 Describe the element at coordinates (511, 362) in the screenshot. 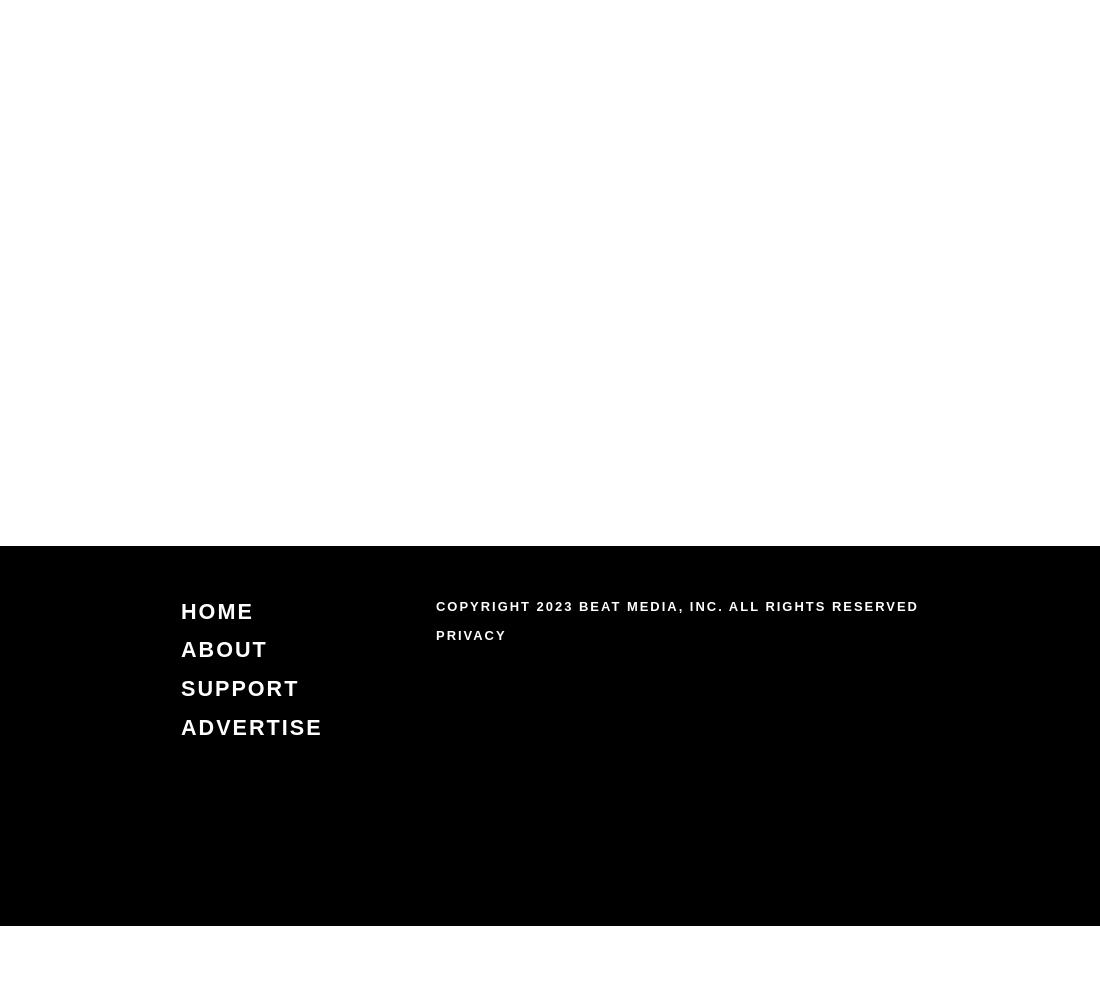

I see `'Trans patients and their doctors struggle with confusion, fear under healthcare bans'` at that location.